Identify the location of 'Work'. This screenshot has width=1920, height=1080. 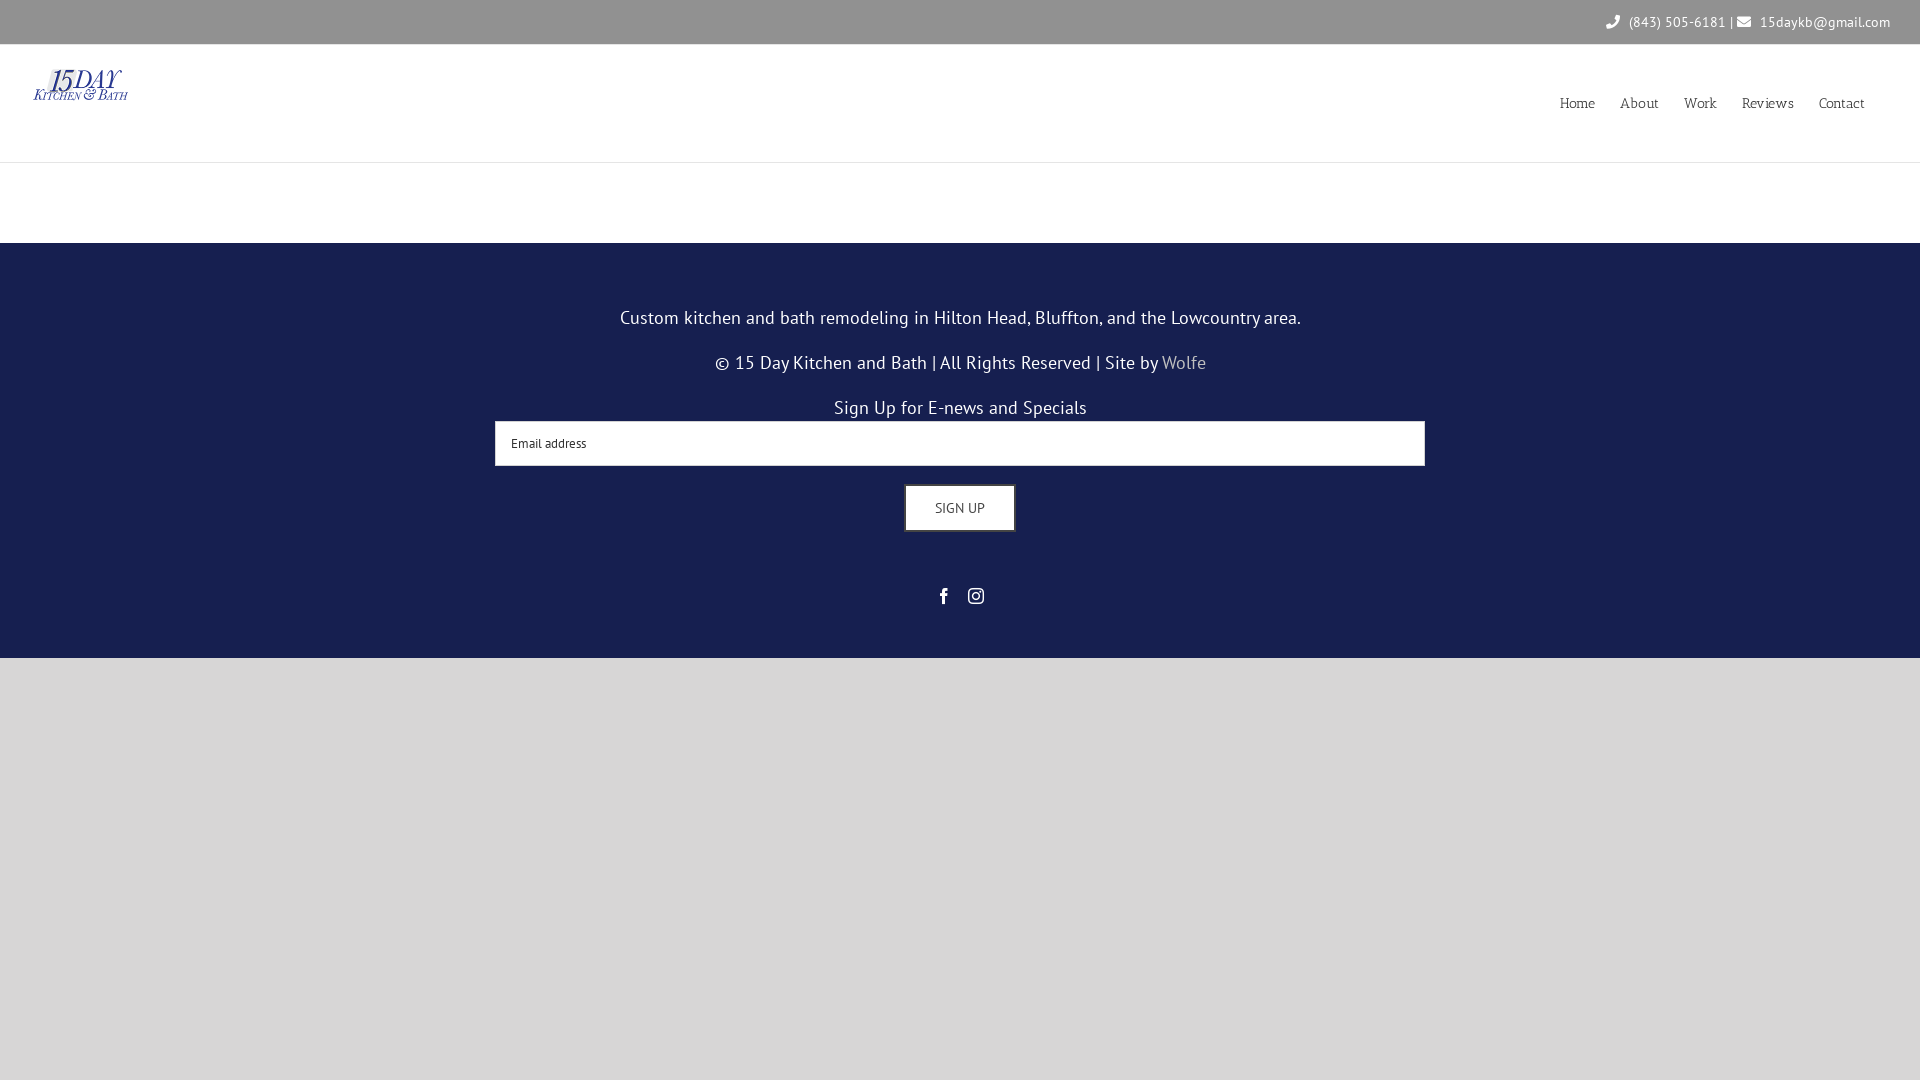
(1699, 103).